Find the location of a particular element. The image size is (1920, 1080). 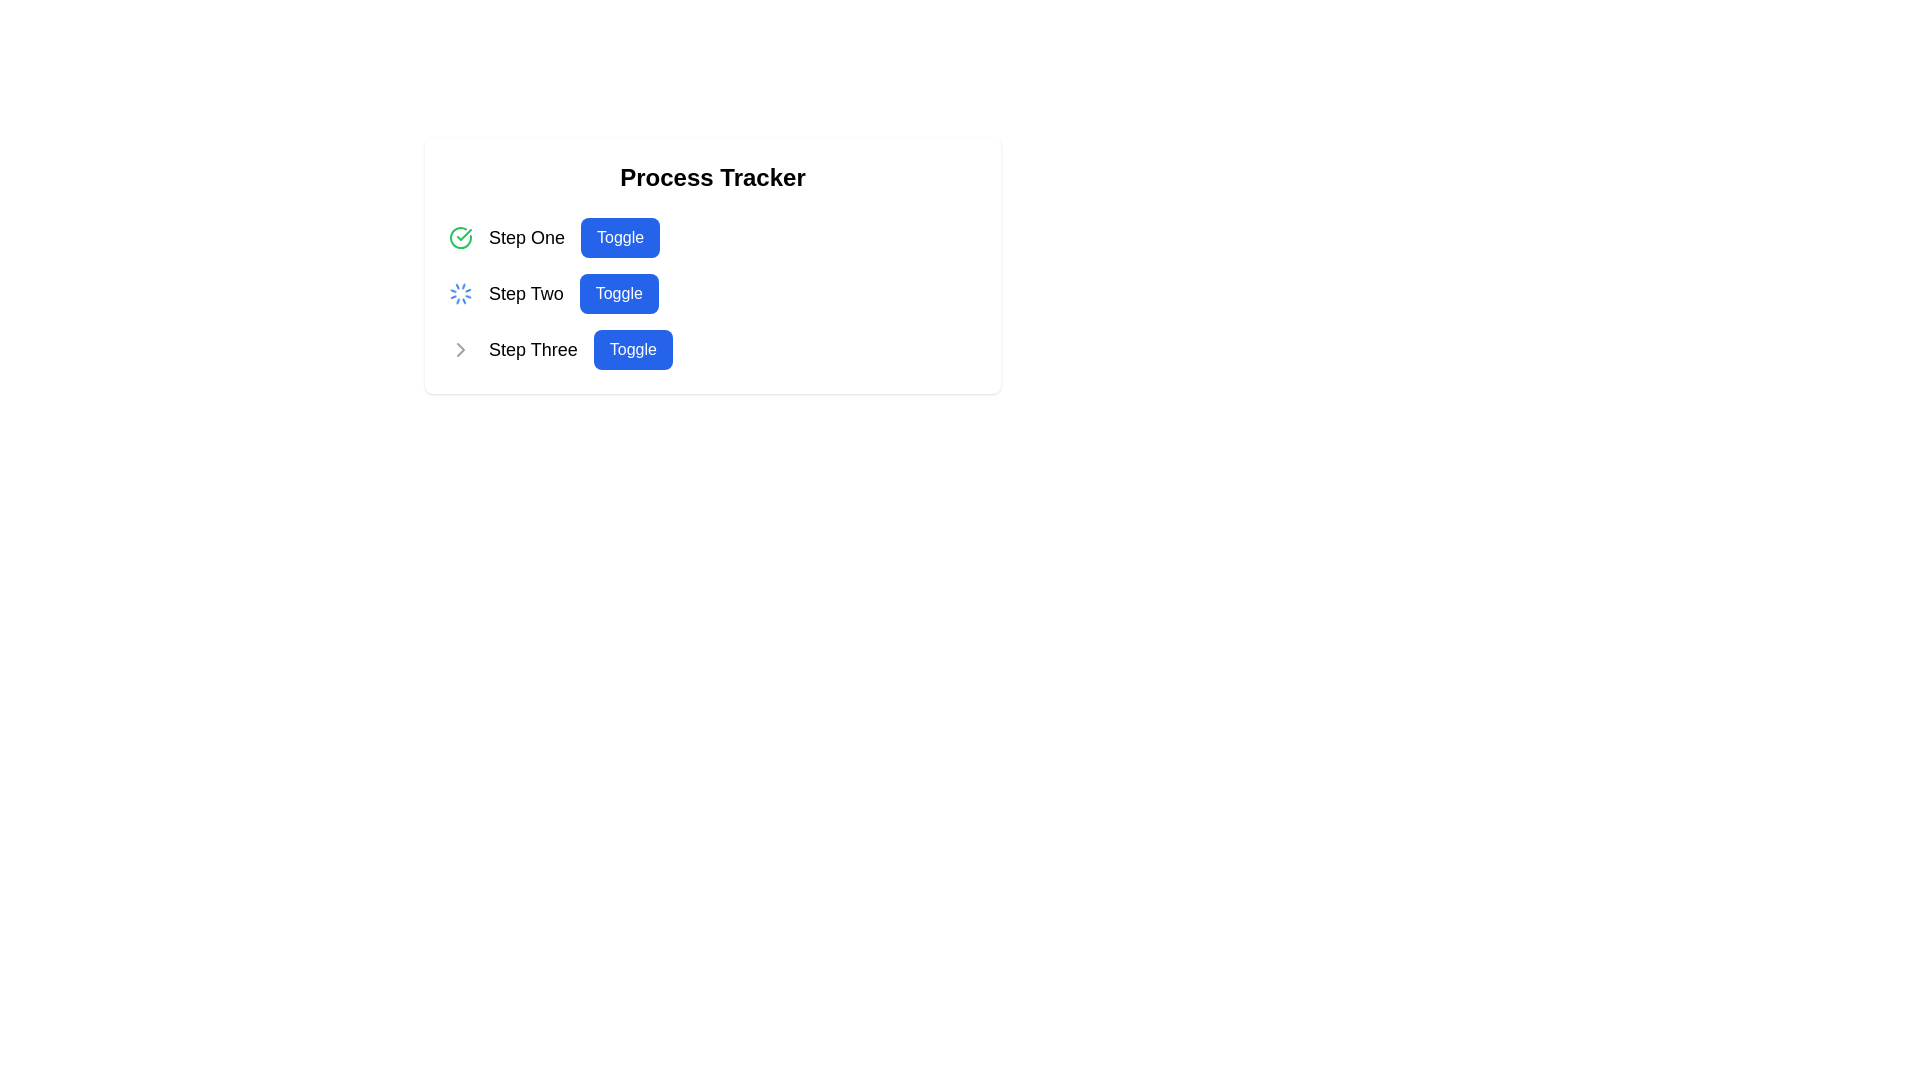

the checkmark icon indicating the completion of Step One in the process tracker is located at coordinates (459, 237).